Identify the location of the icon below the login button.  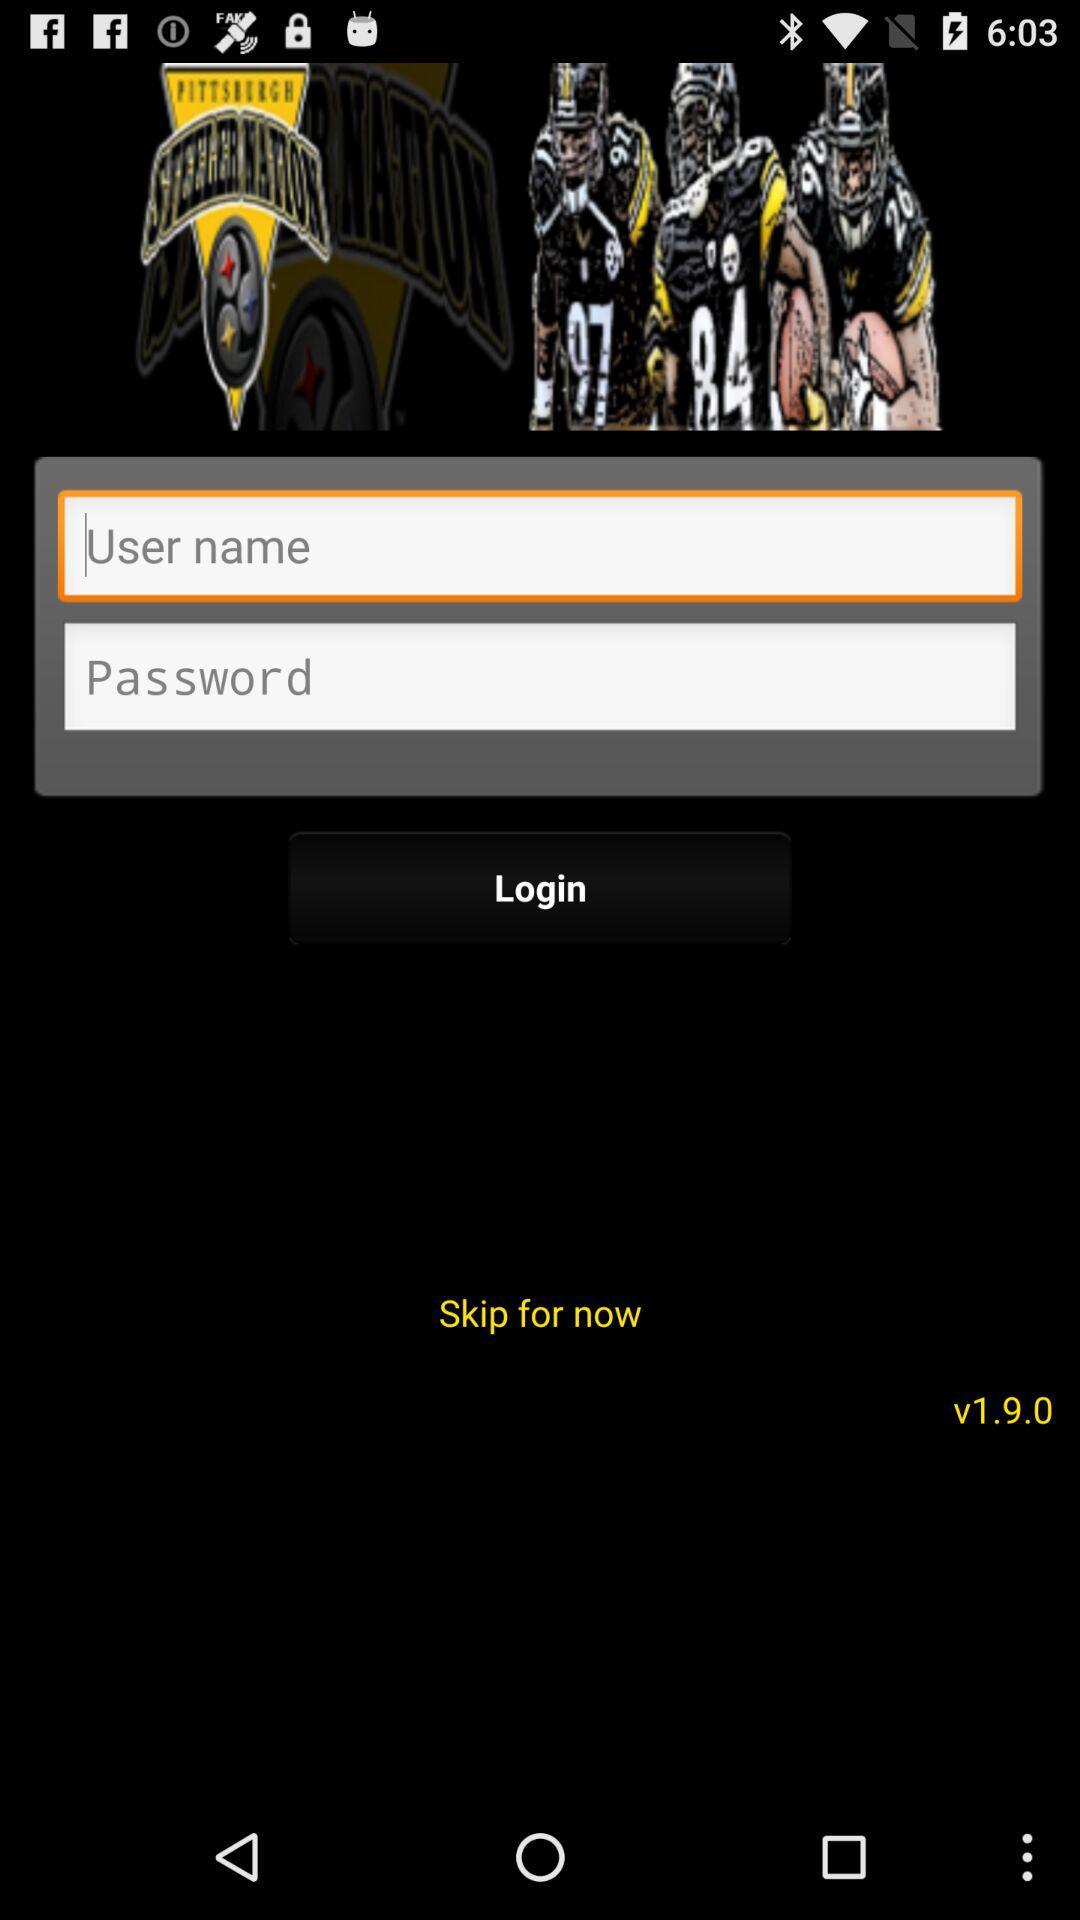
(540, 1312).